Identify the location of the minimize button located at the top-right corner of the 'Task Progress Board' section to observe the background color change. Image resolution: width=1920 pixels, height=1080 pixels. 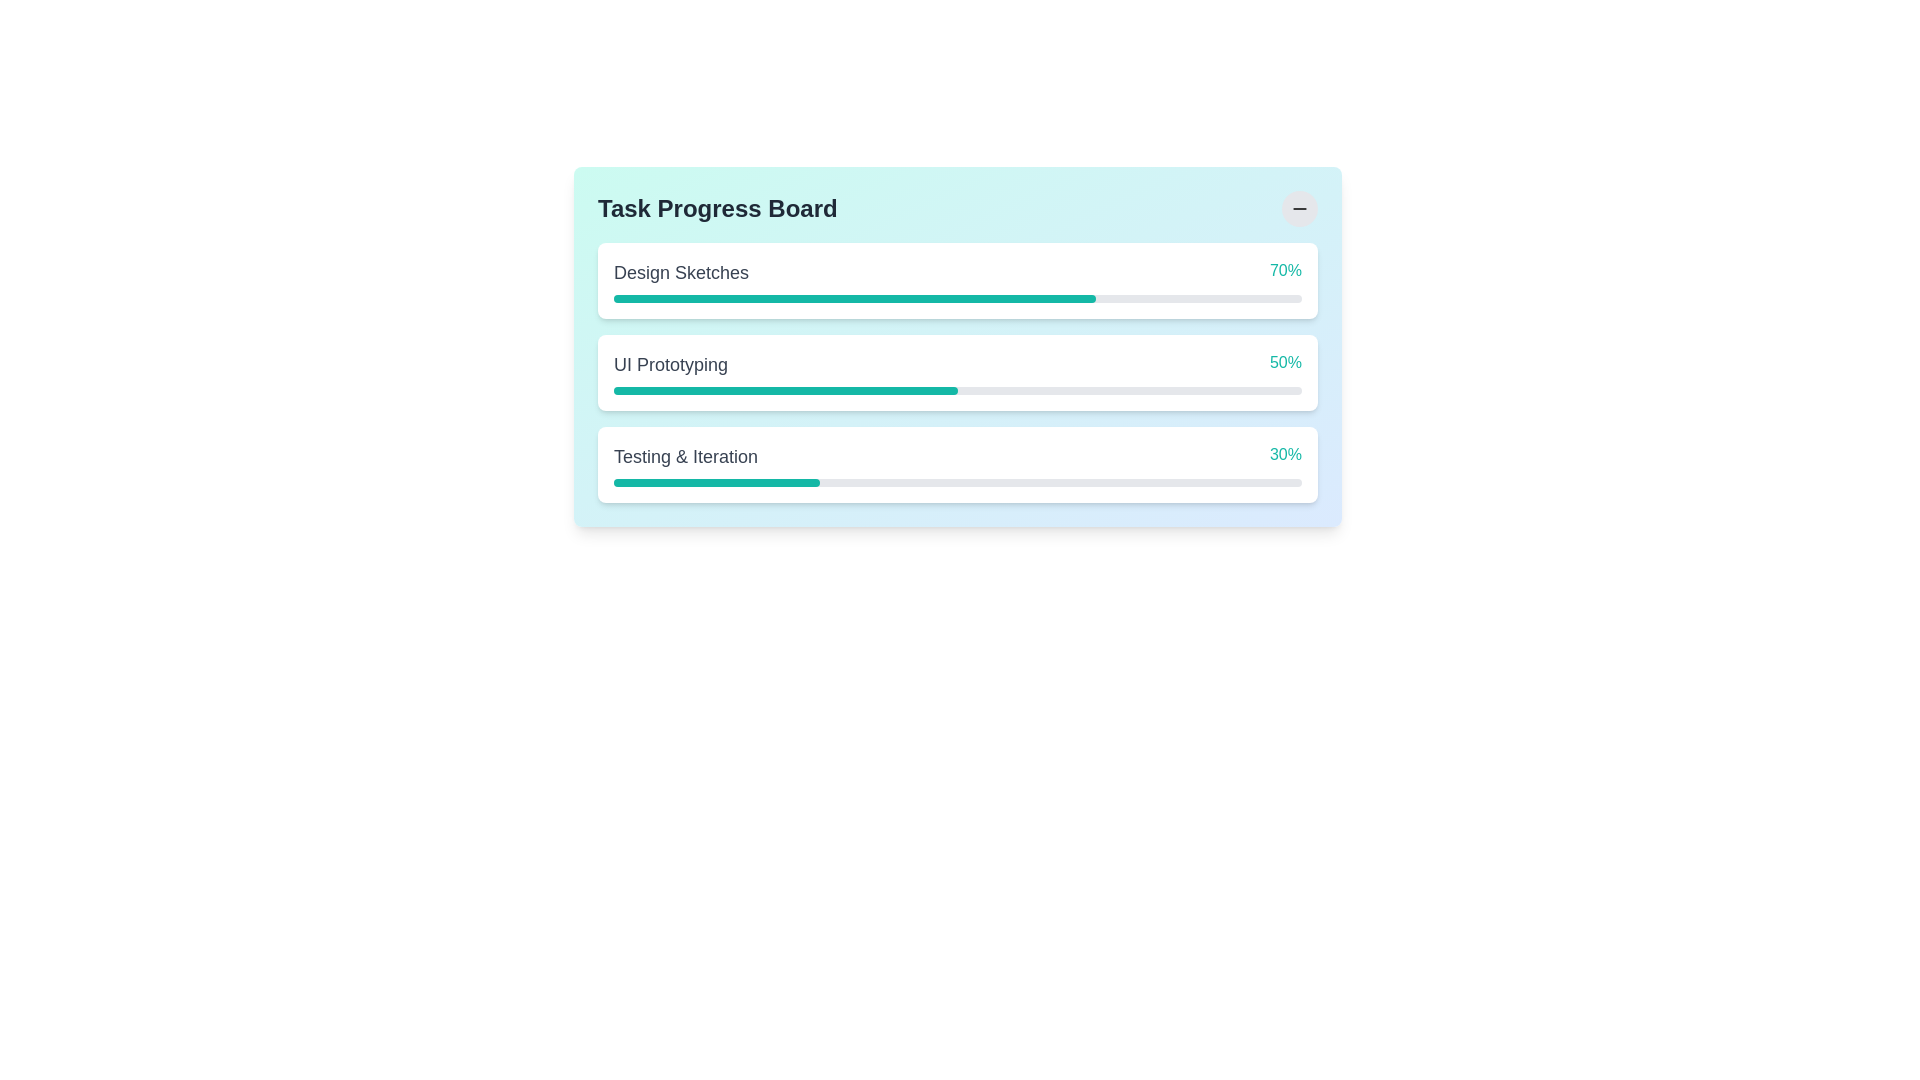
(1300, 208).